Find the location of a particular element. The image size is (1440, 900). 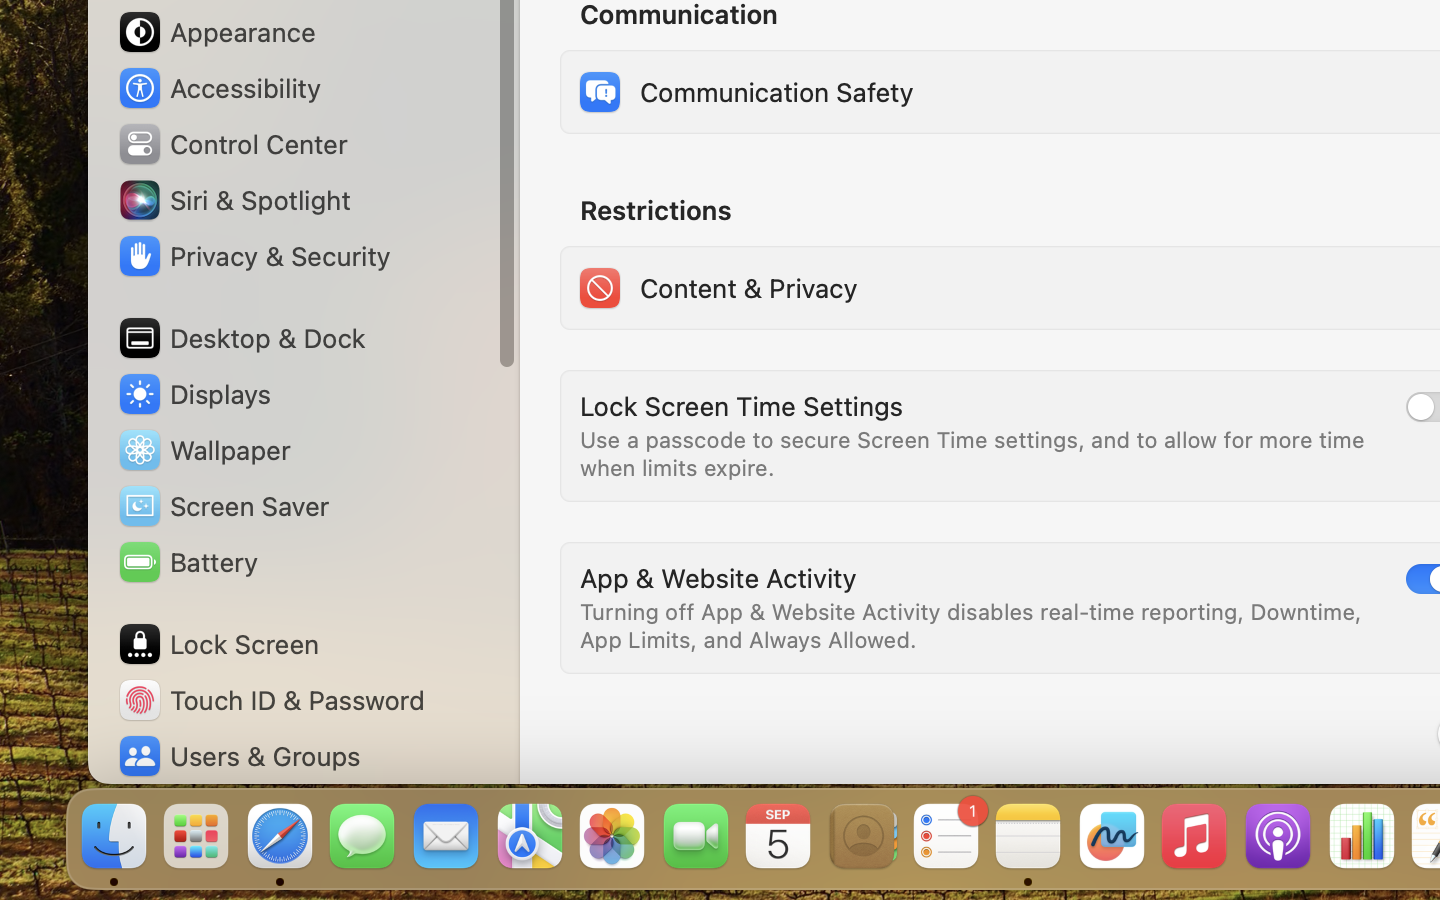

'Use a passcode to secure Screen Time settings, and to allow for more time when limits expire.' is located at coordinates (975, 452).